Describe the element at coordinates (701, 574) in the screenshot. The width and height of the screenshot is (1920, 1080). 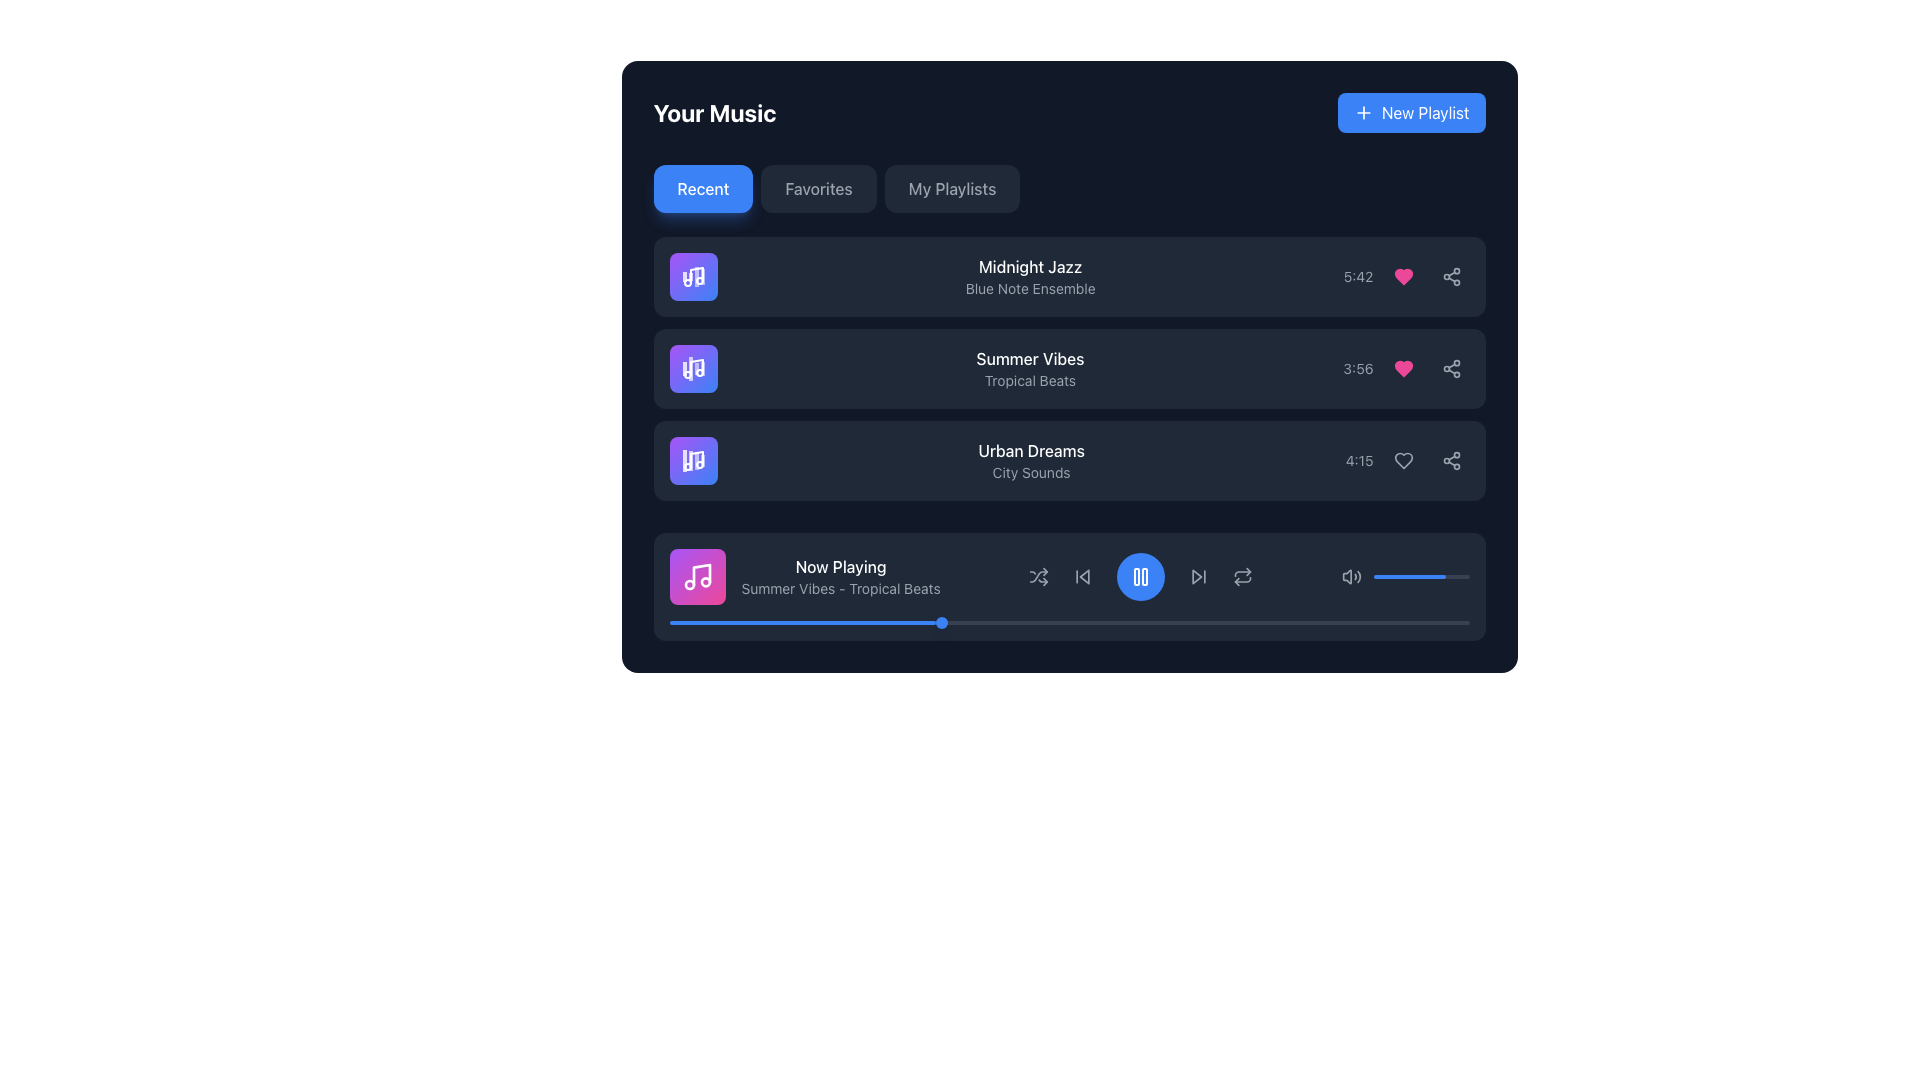
I see `the musical note icon located in the bottom left corner of the 'Now Playing' section, which features a white tint on a purple-toned square background` at that location.